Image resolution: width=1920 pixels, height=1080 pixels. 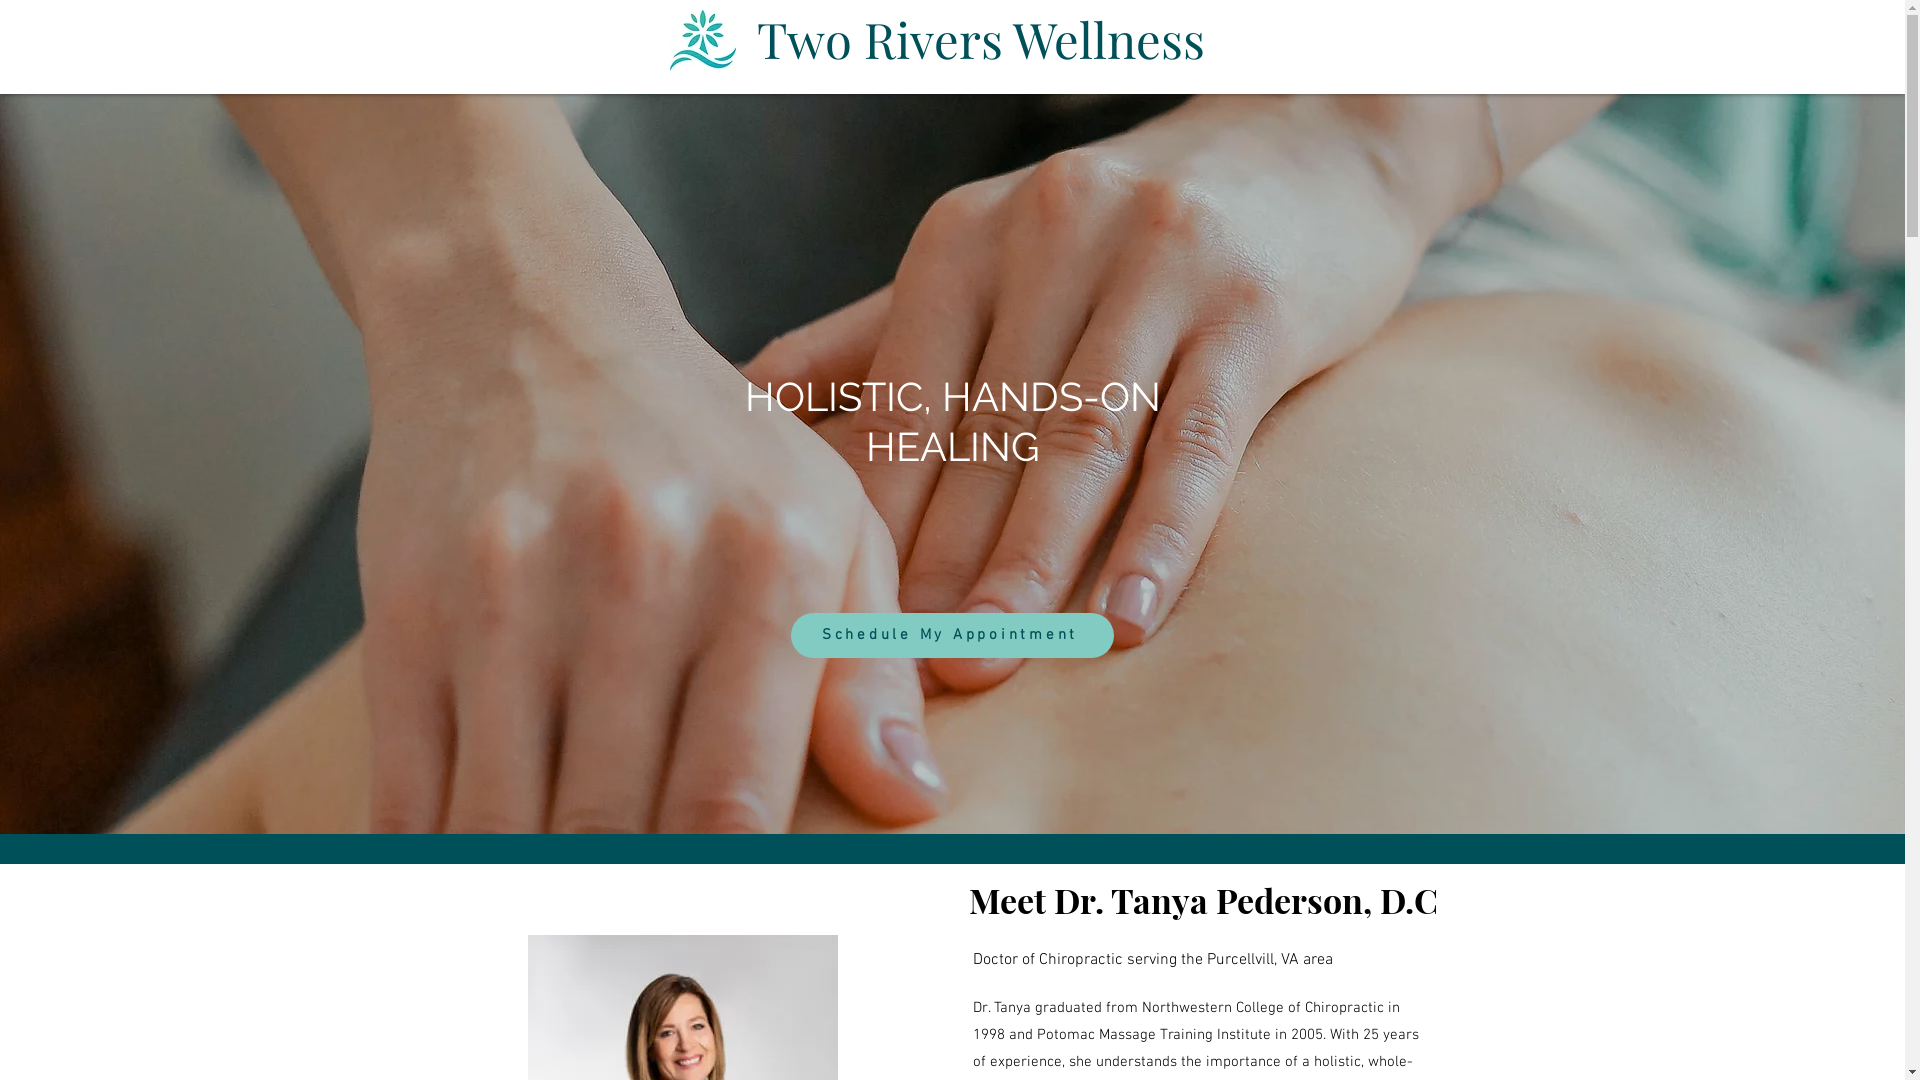 I want to click on 'Schedule My Appointment', so click(x=950, y=635).